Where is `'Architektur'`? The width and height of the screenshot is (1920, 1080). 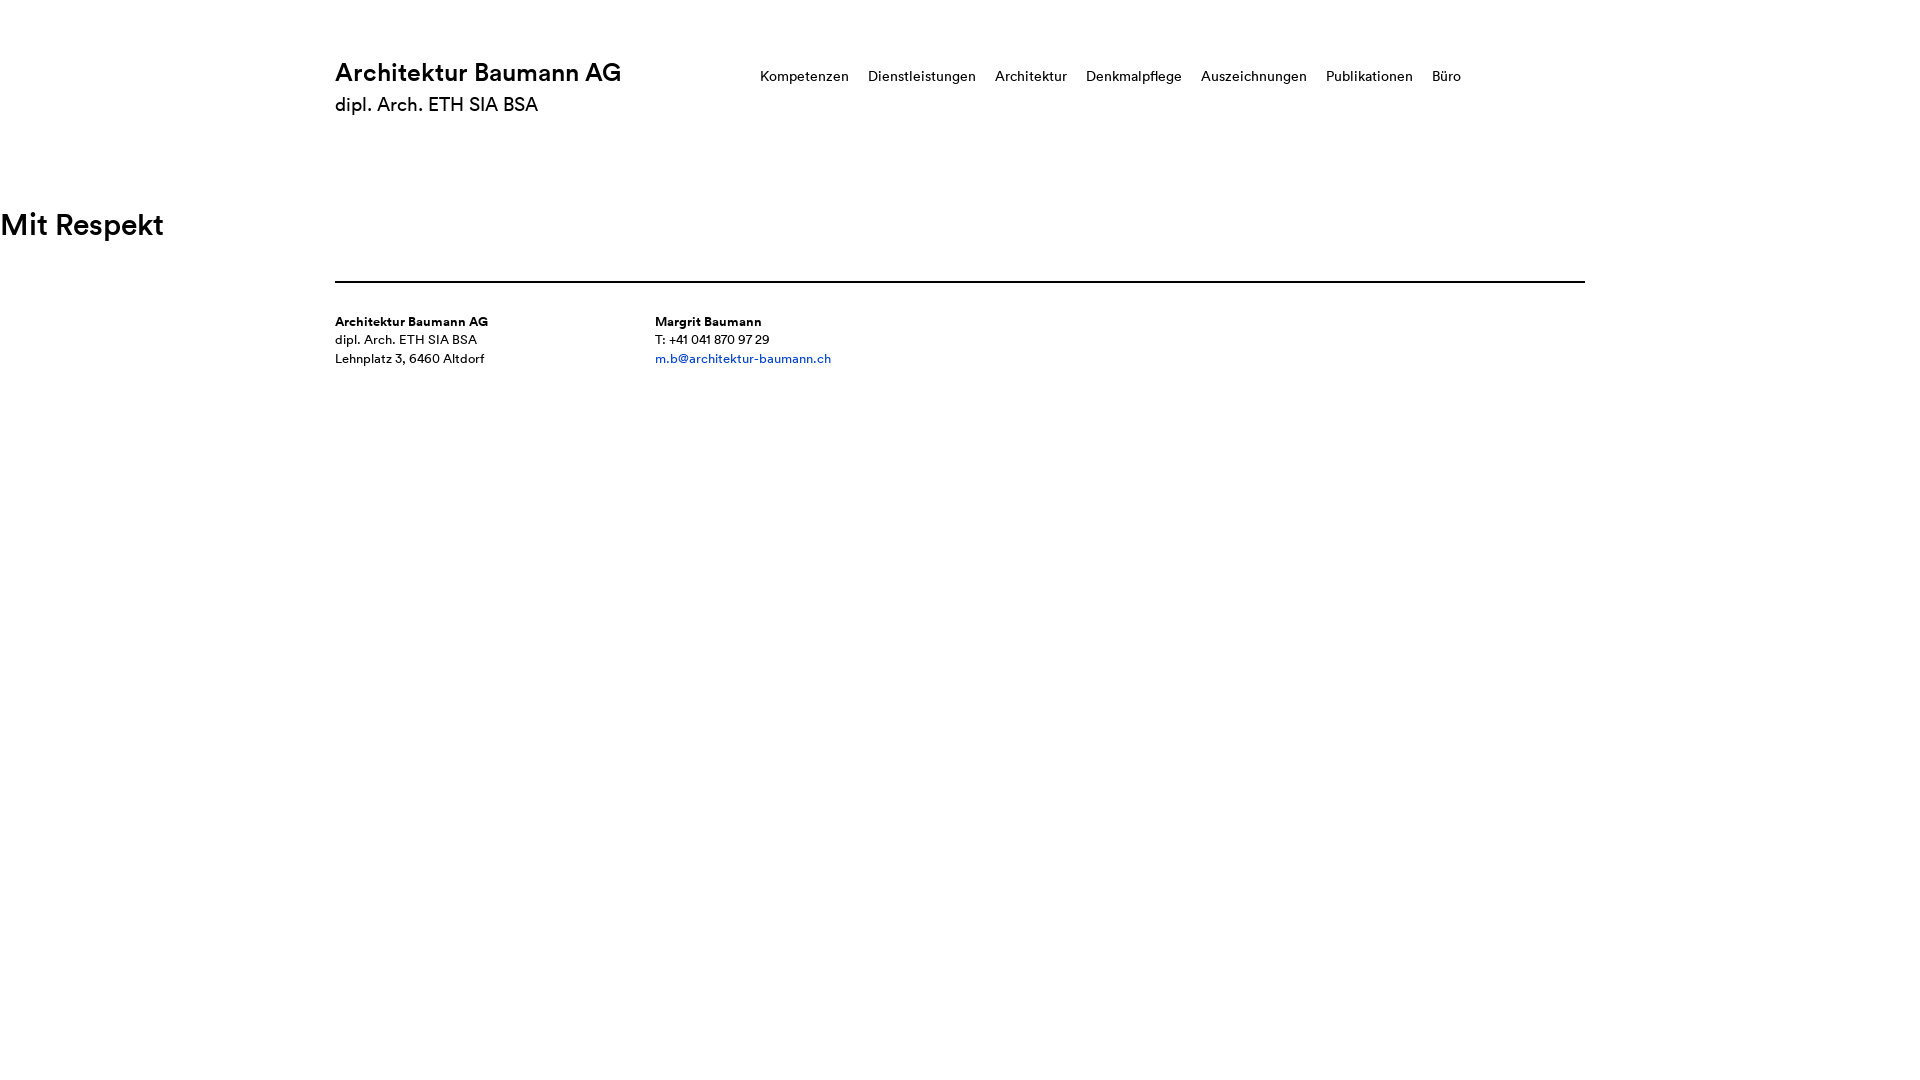
'Architektur' is located at coordinates (1031, 75).